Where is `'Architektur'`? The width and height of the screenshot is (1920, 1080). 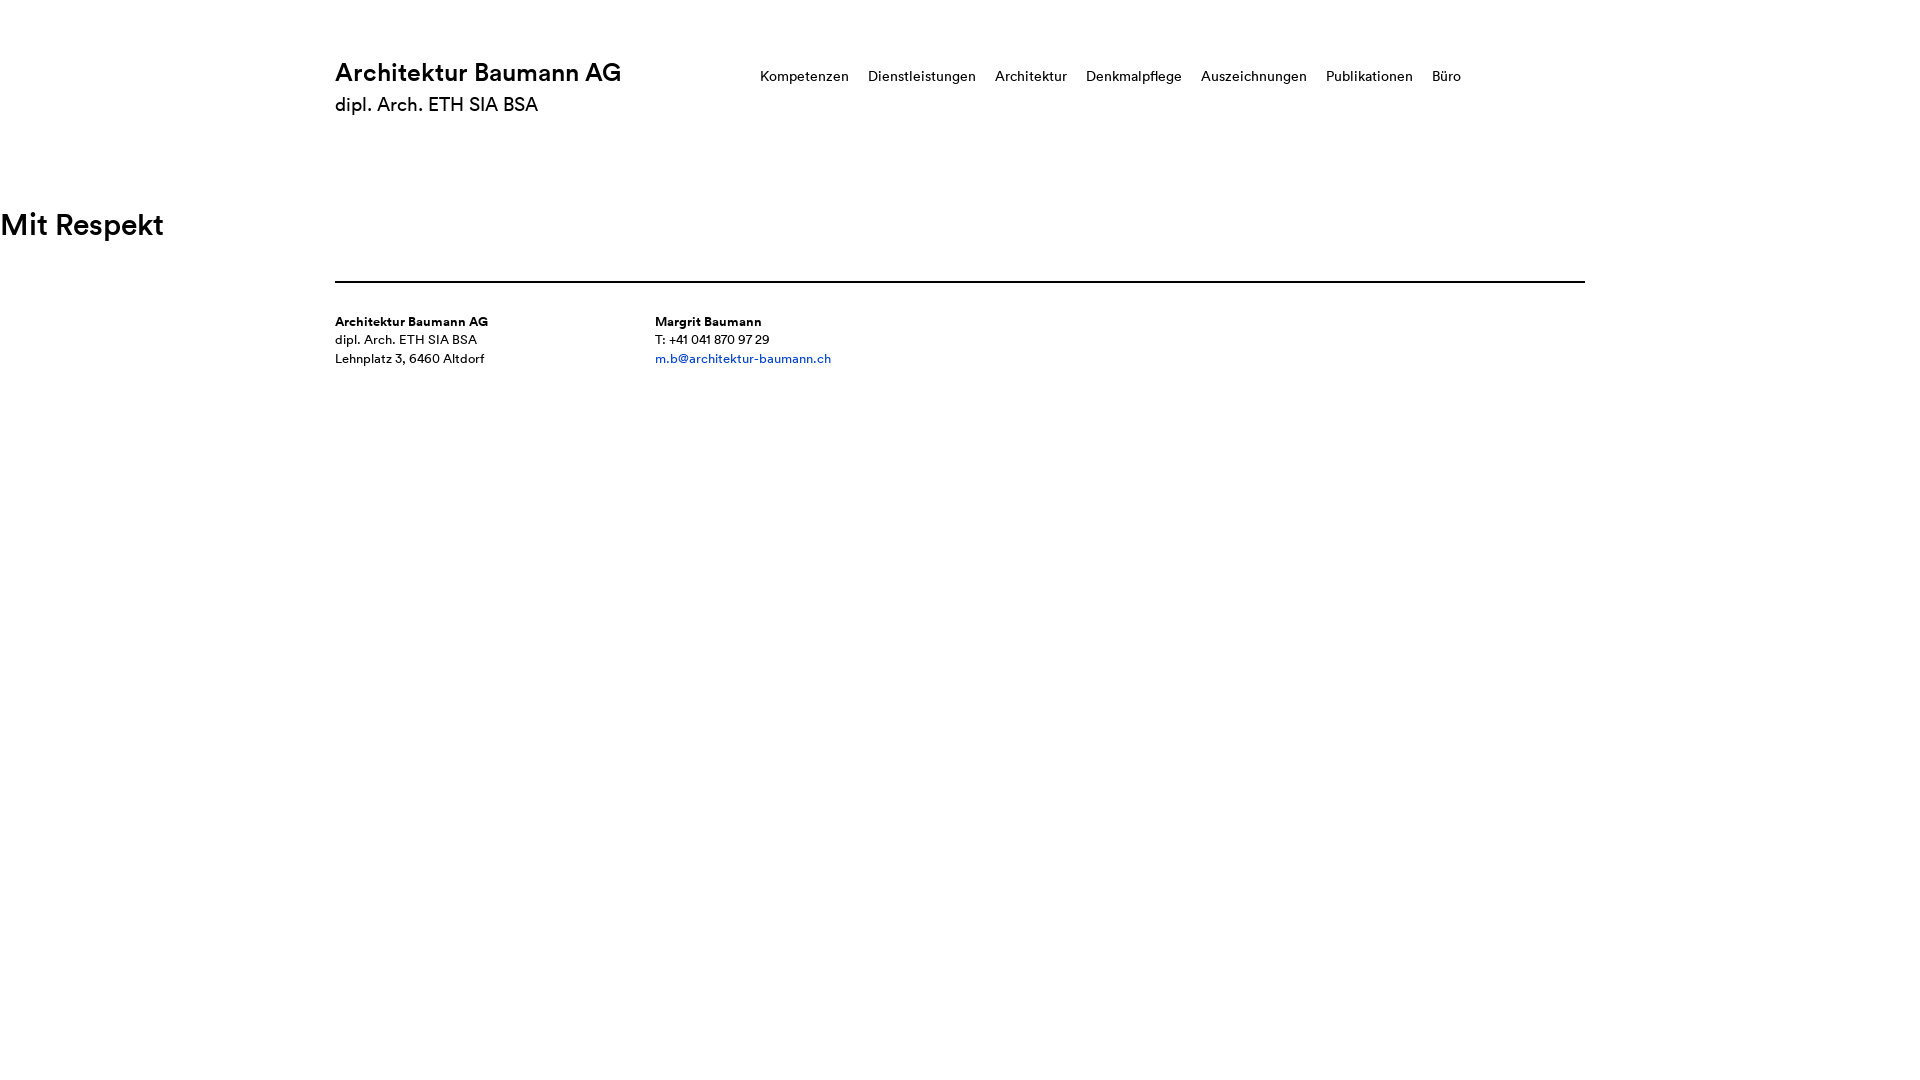
'Architektur' is located at coordinates (1031, 75).